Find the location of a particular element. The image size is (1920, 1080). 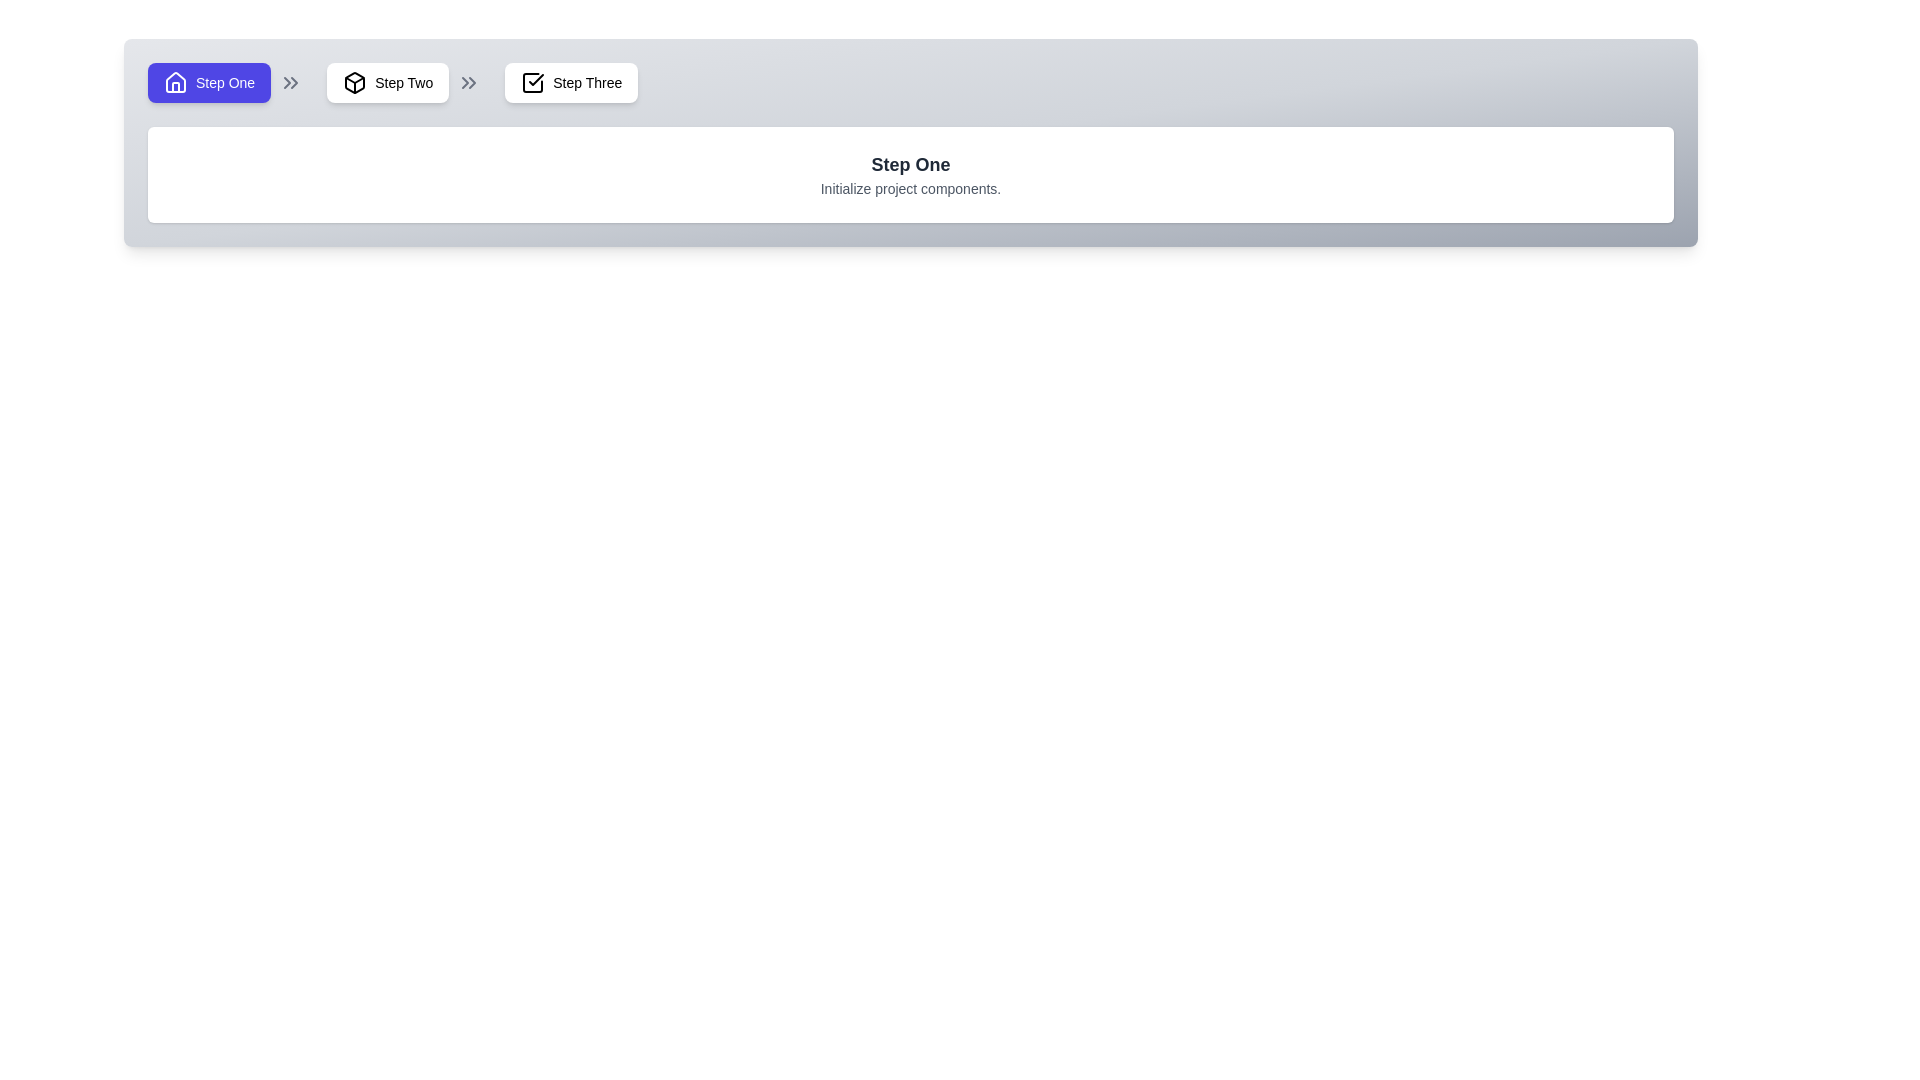

the SVG icon resembling a cuboid or box located to the left of the 'Step Two' text in the step navigation bar to include it in the UI for representation is located at coordinates (355, 82).